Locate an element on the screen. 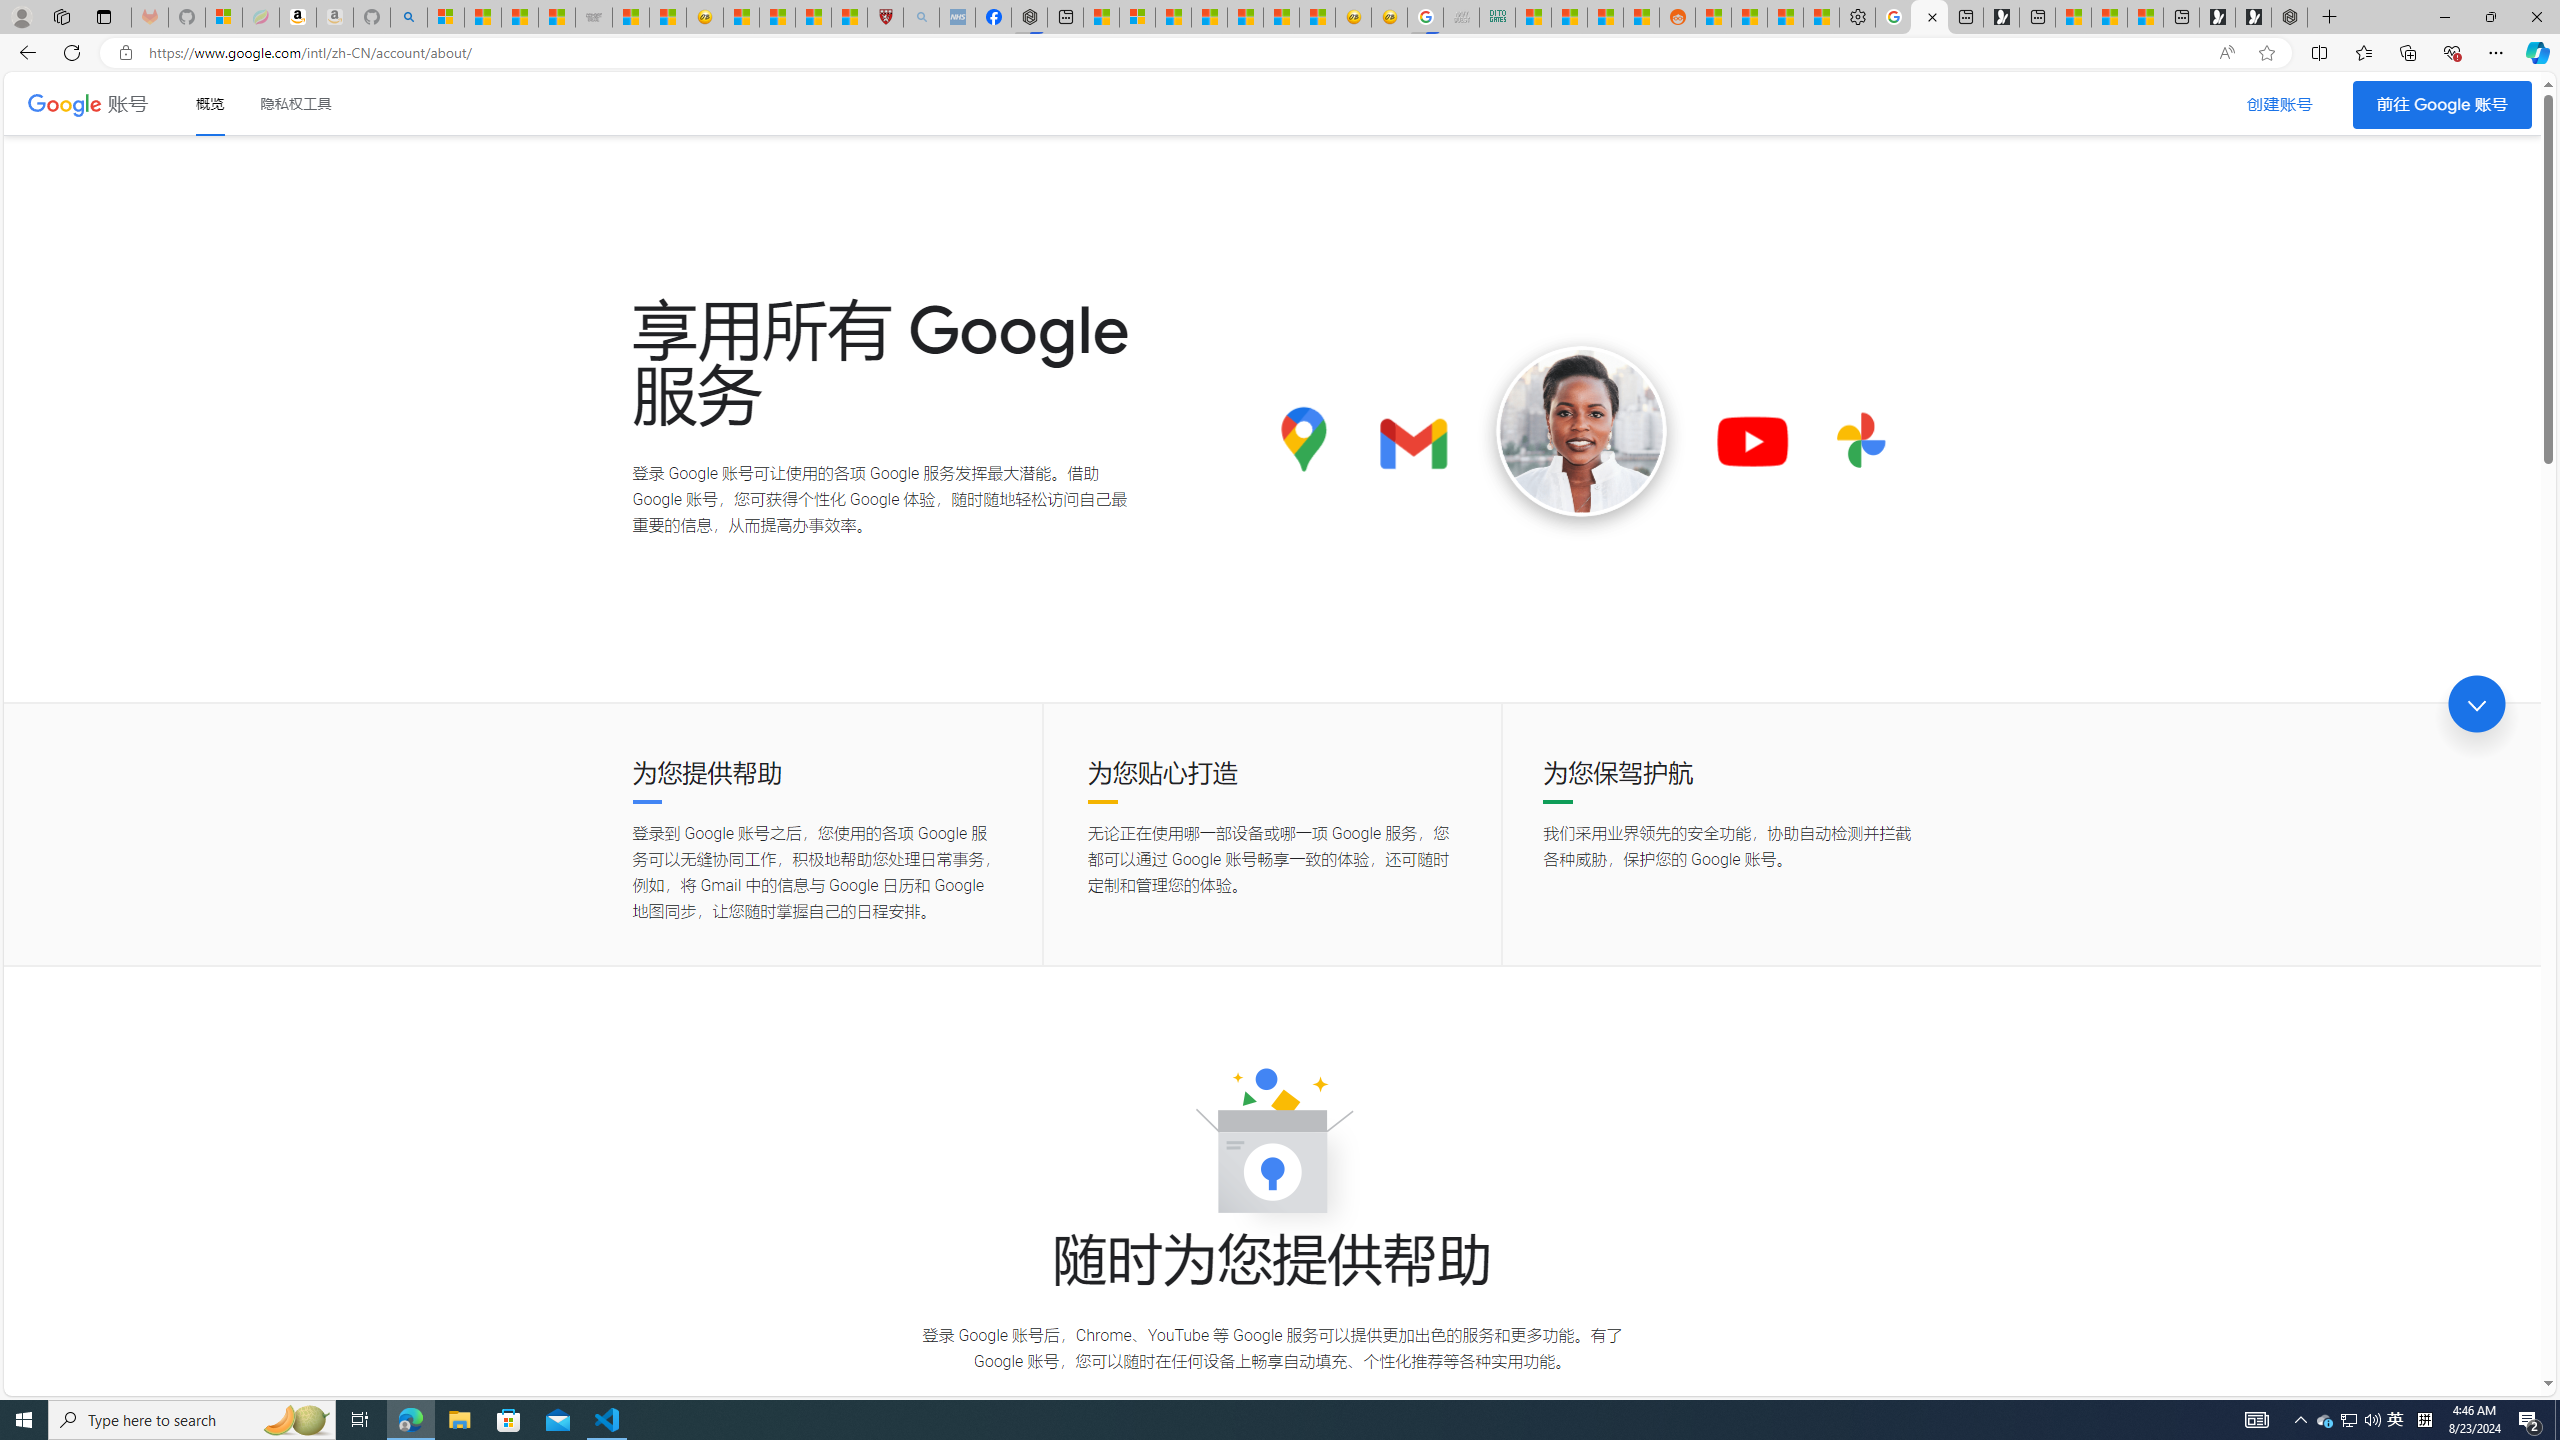 This screenshot has width=2560, height=1440. 'R******* | Trusted Community Engagement and Contributions' is located at coordinates (1712, 16).